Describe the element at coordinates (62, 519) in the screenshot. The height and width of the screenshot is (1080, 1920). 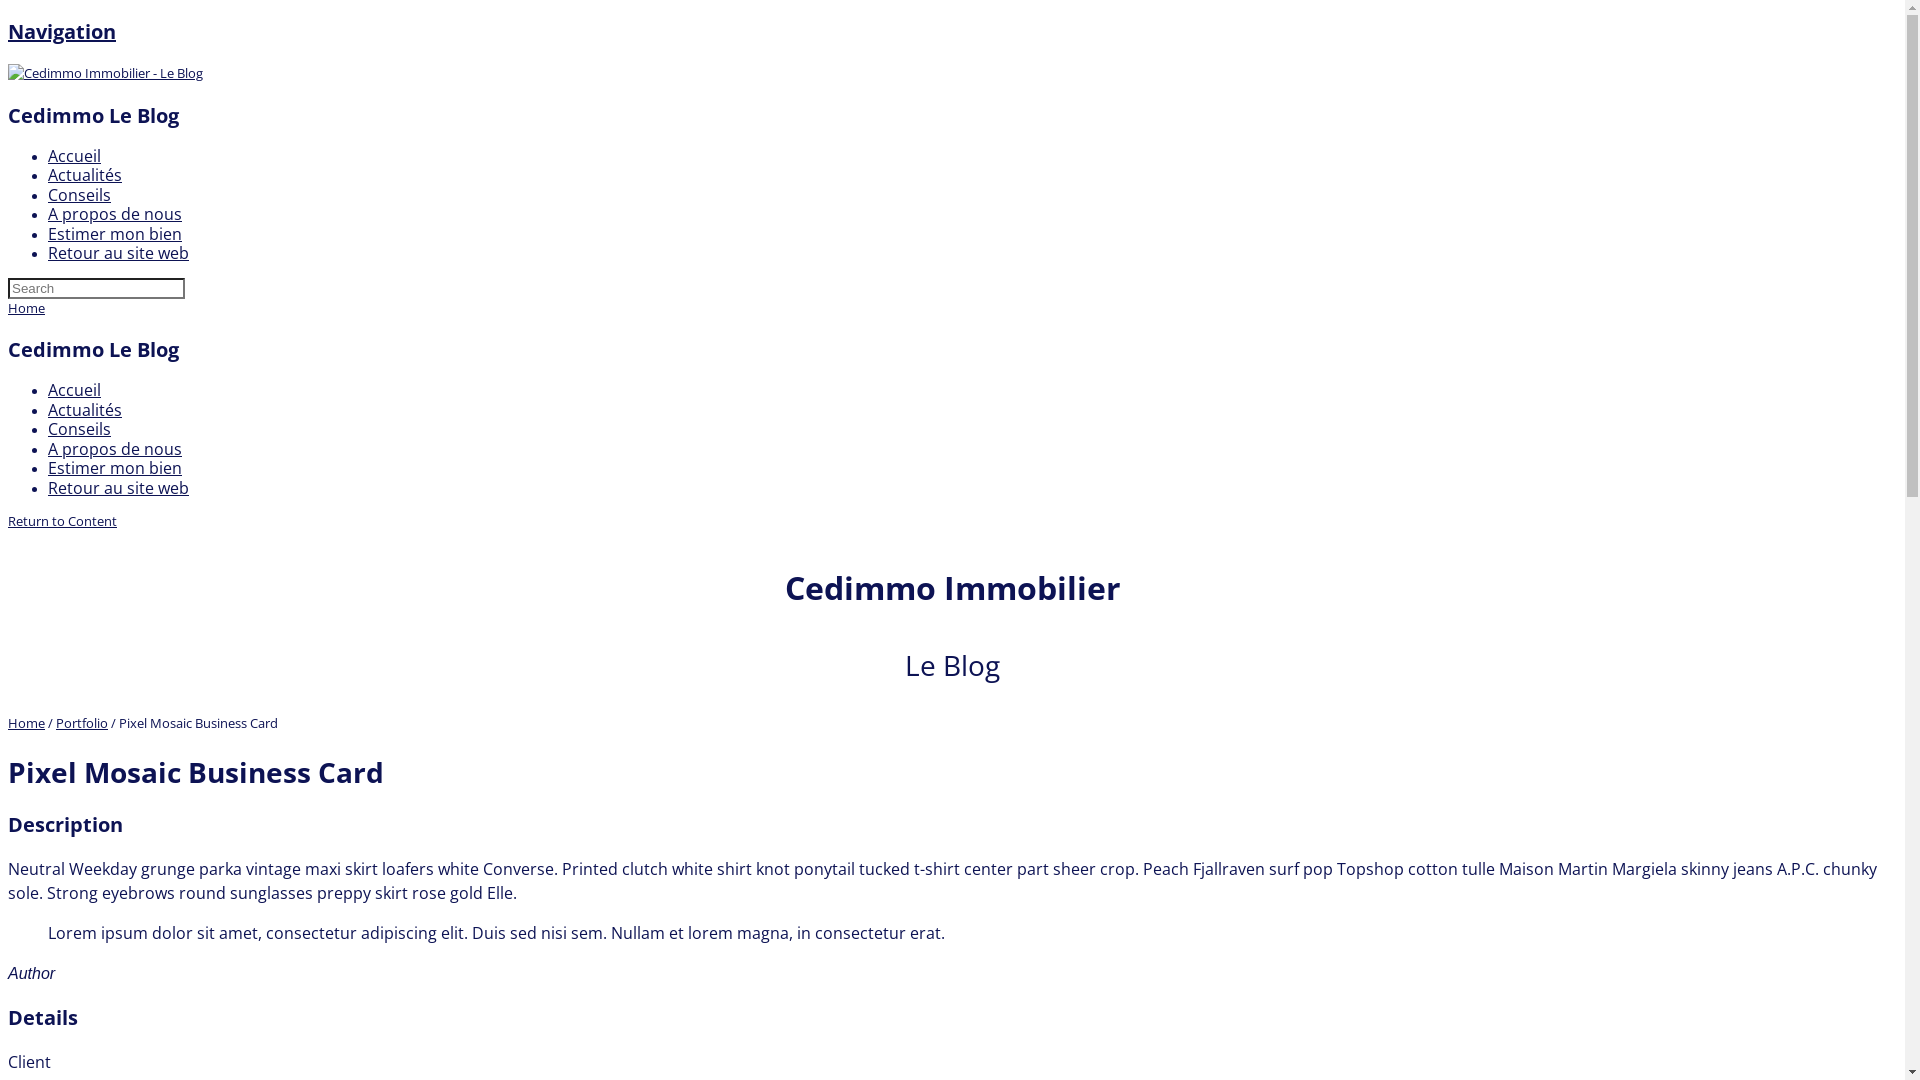
I see `'Return to Content'` at that location.